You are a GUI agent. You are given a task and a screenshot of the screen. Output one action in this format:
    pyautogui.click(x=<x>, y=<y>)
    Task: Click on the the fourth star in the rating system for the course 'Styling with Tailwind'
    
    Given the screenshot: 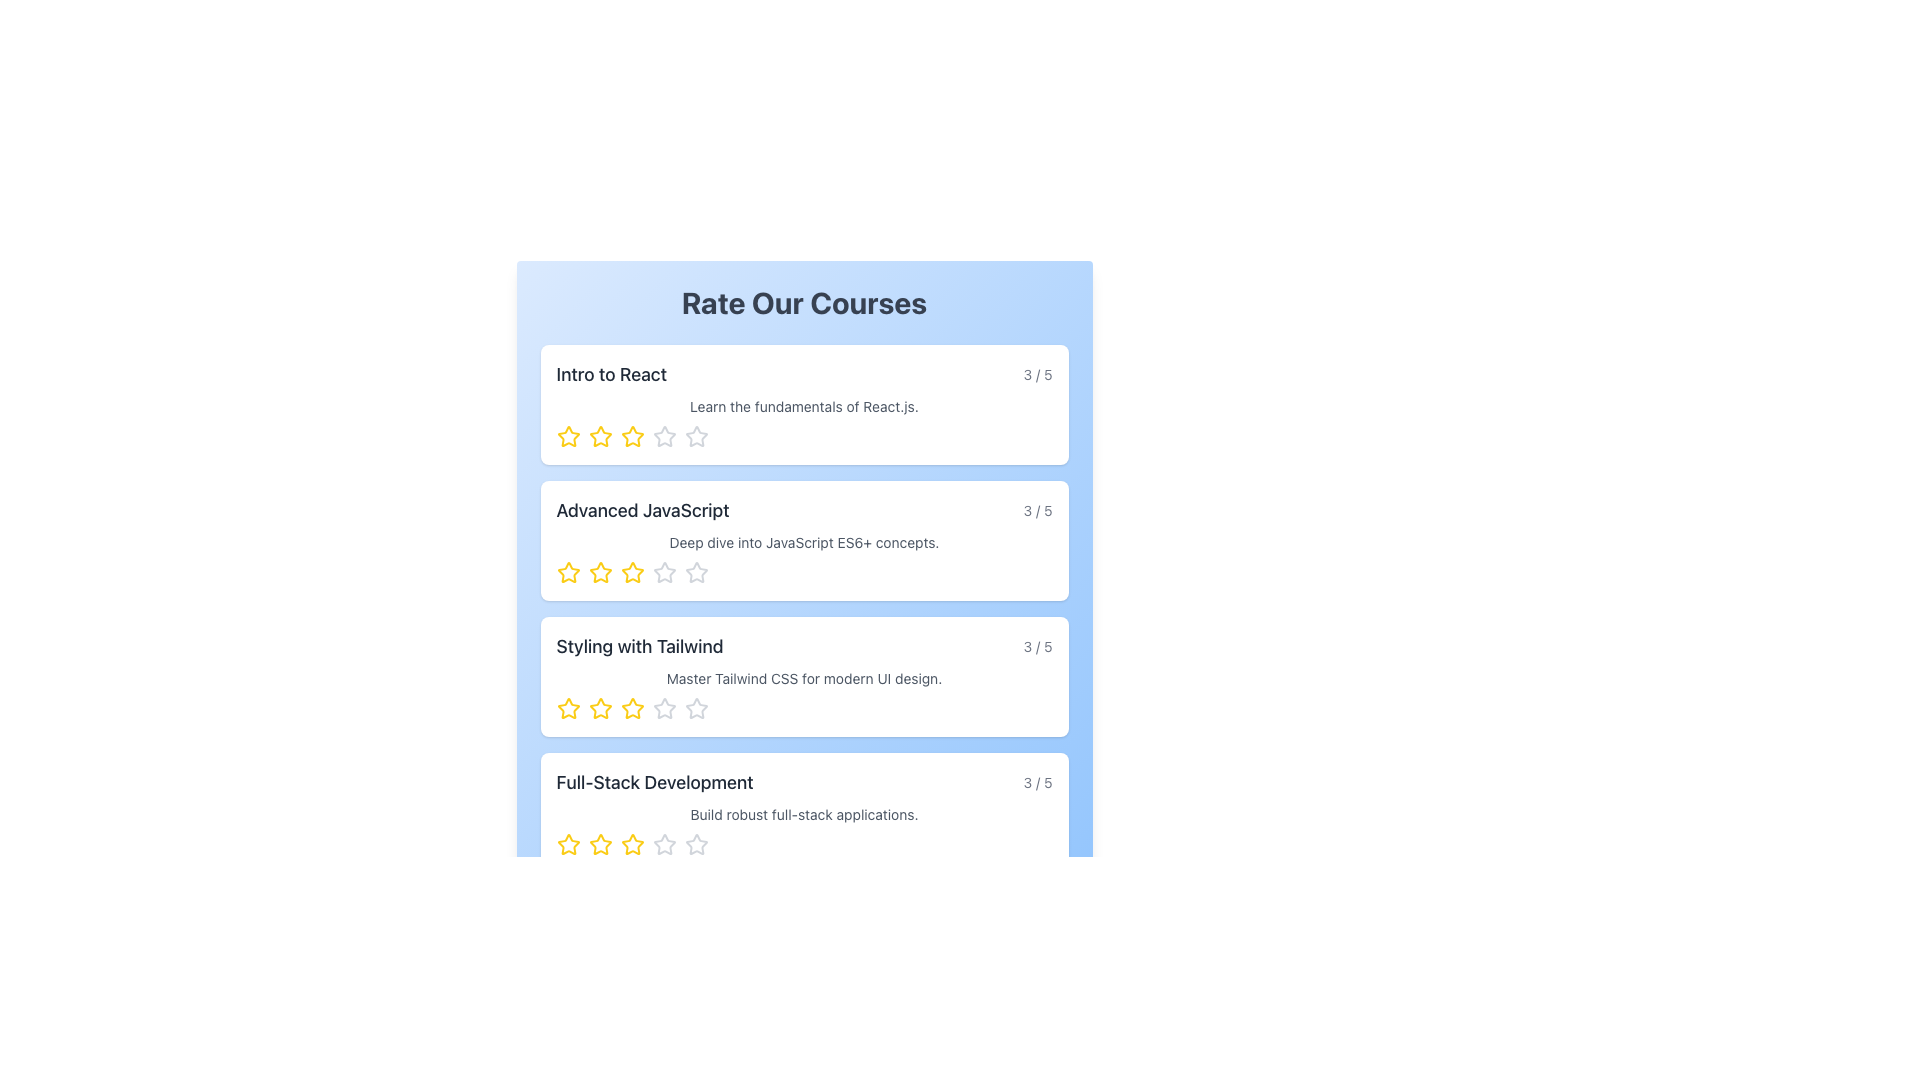 What is the action you would take?
    pyautogui.click(x=663, y=707)
    